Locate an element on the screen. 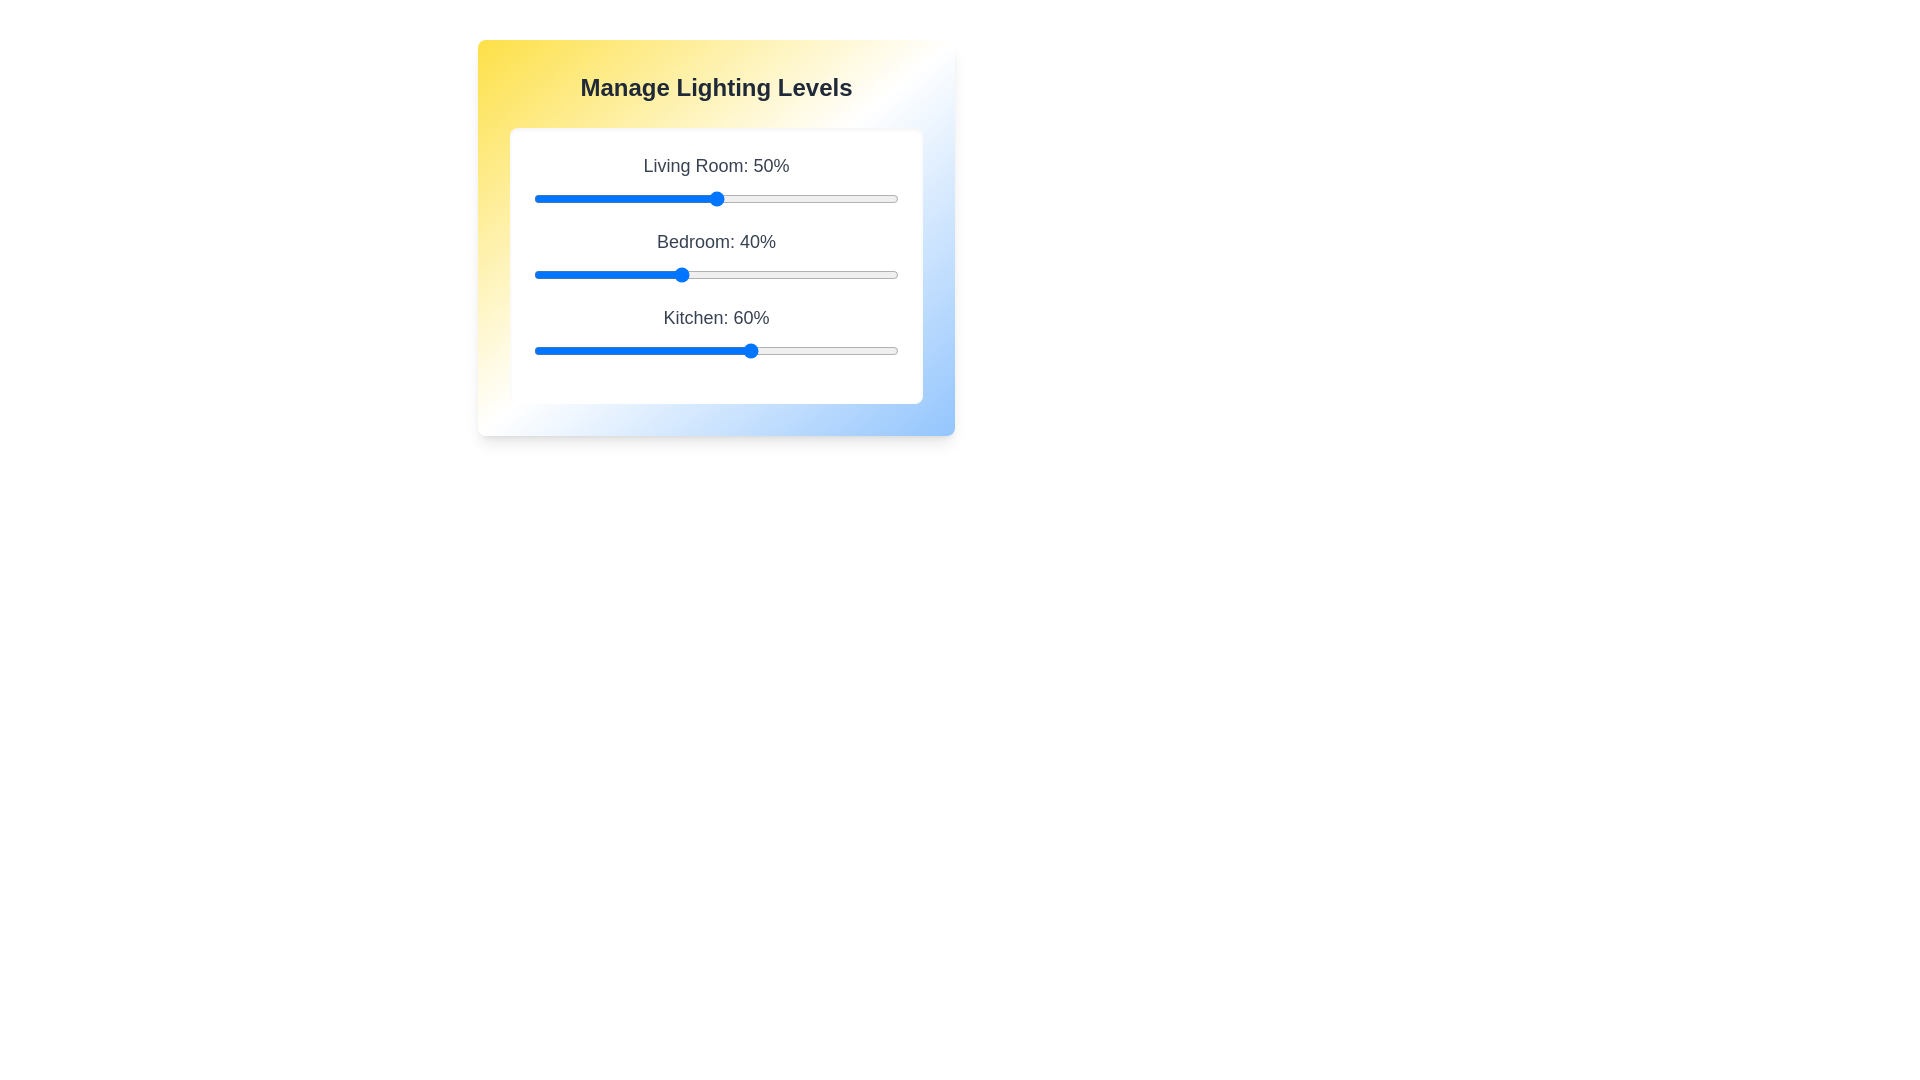 The height and width of the screenshot is (1080, 1920). the Living Room lighting slider to 23% is located at coordinates (616, 199).